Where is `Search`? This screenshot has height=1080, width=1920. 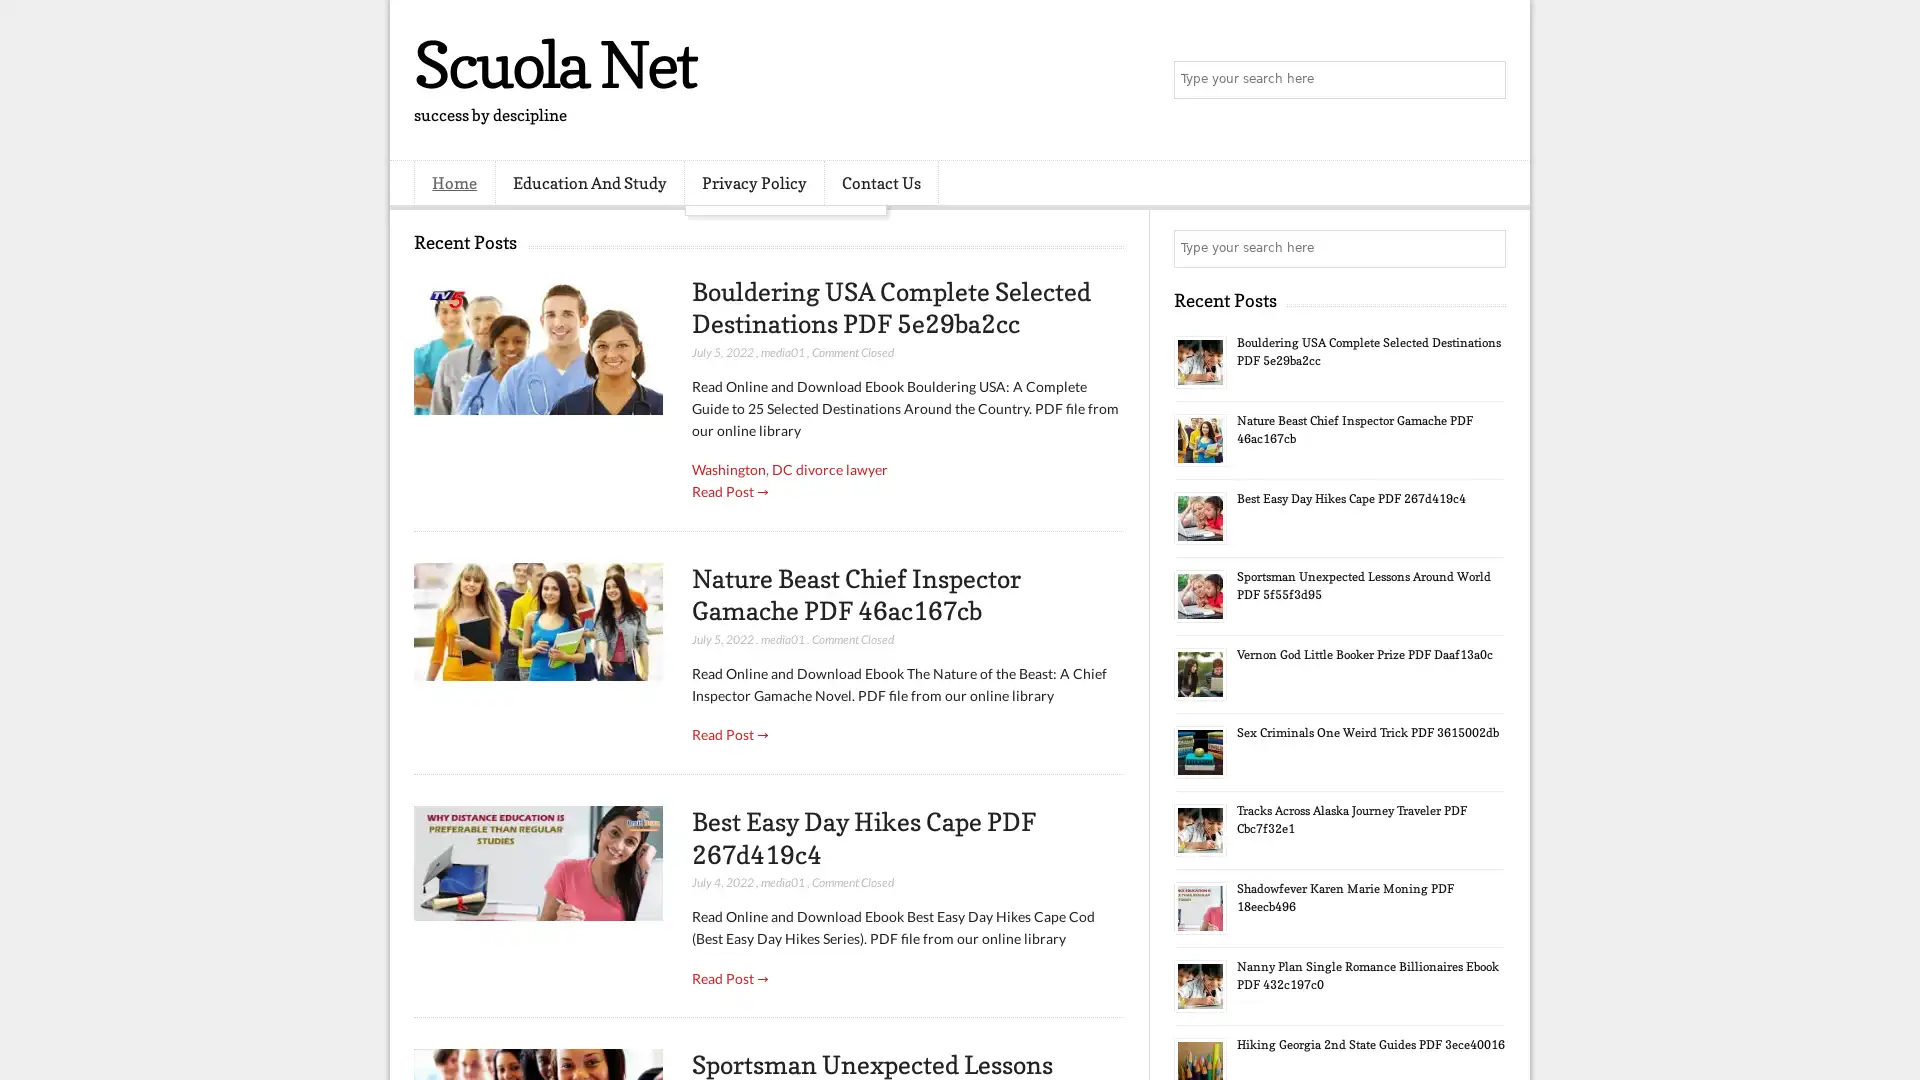 Search is located at coordinates (1485, 248).